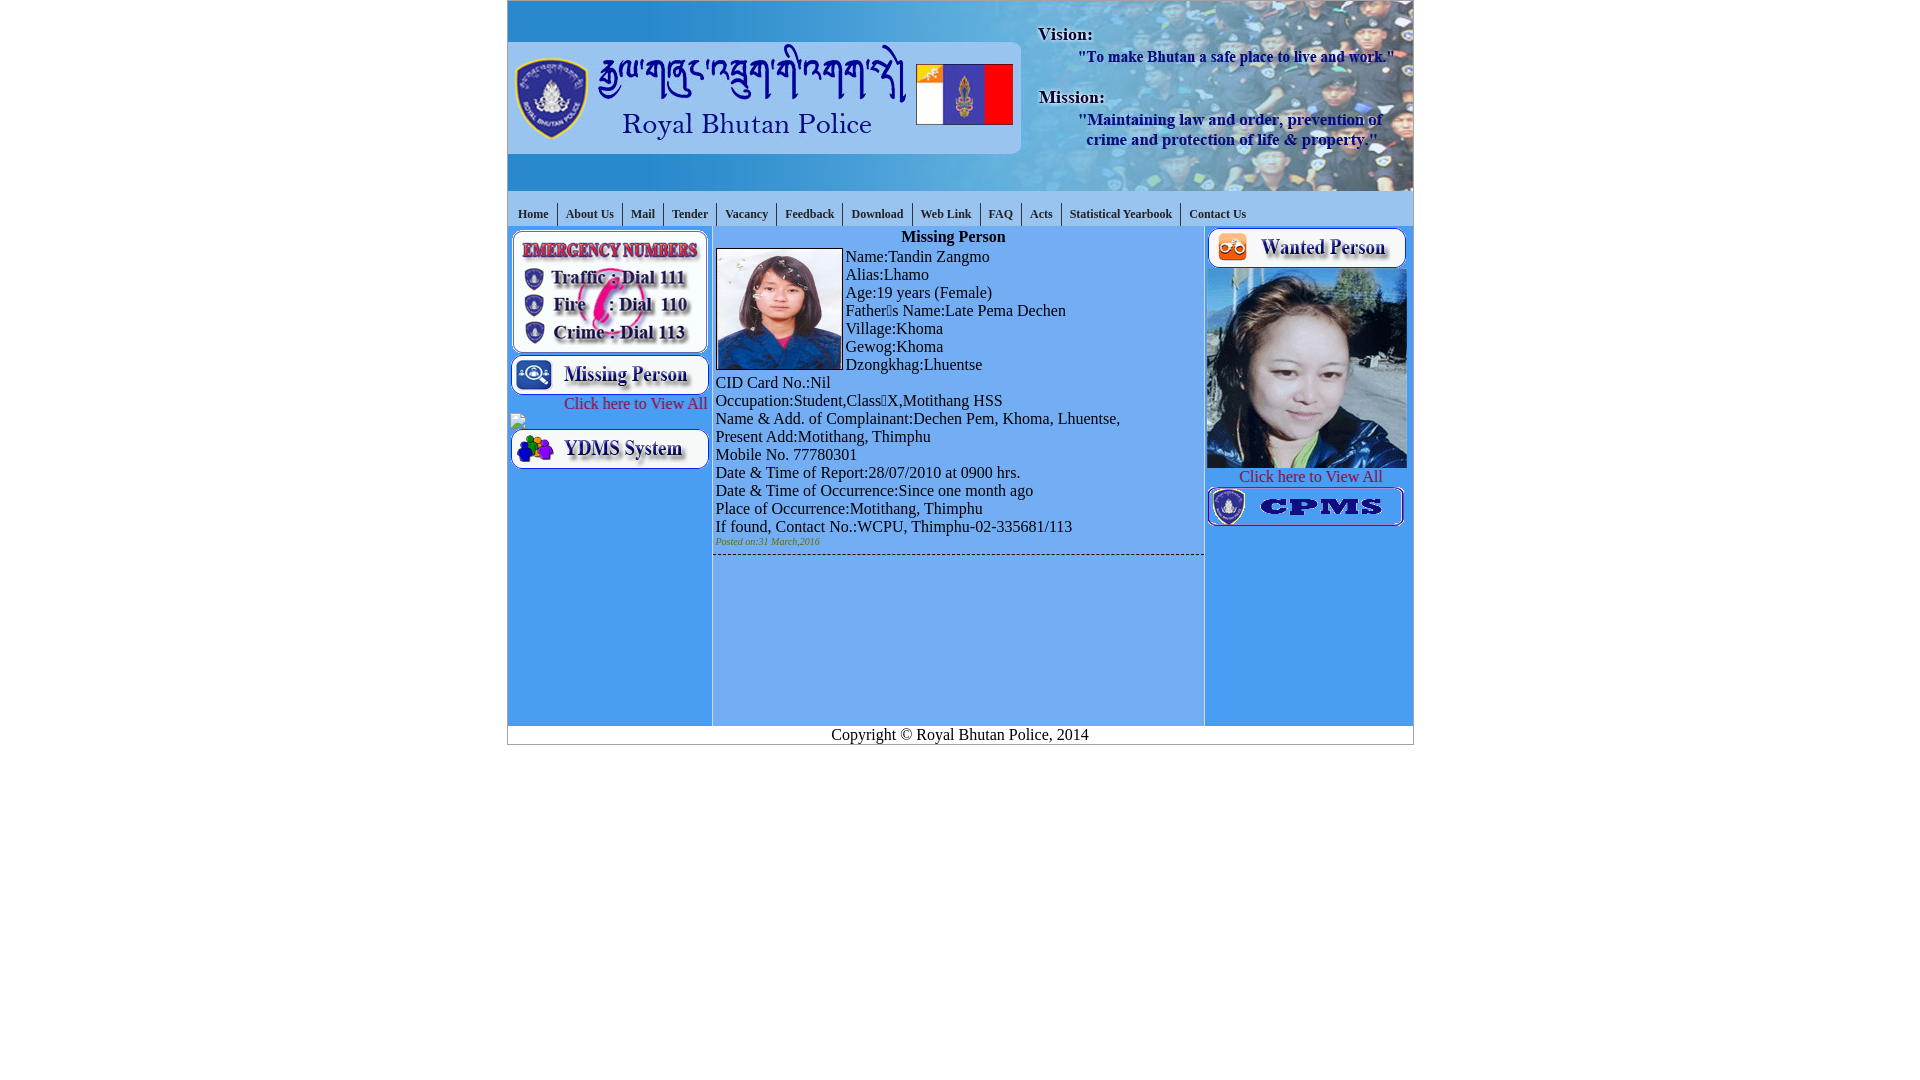 The image size is (1920, 1080). What do you see at coordinates (1216, 214) in the screenshot?
I see `'Contact Us'` at bounding box center [1216, 214].